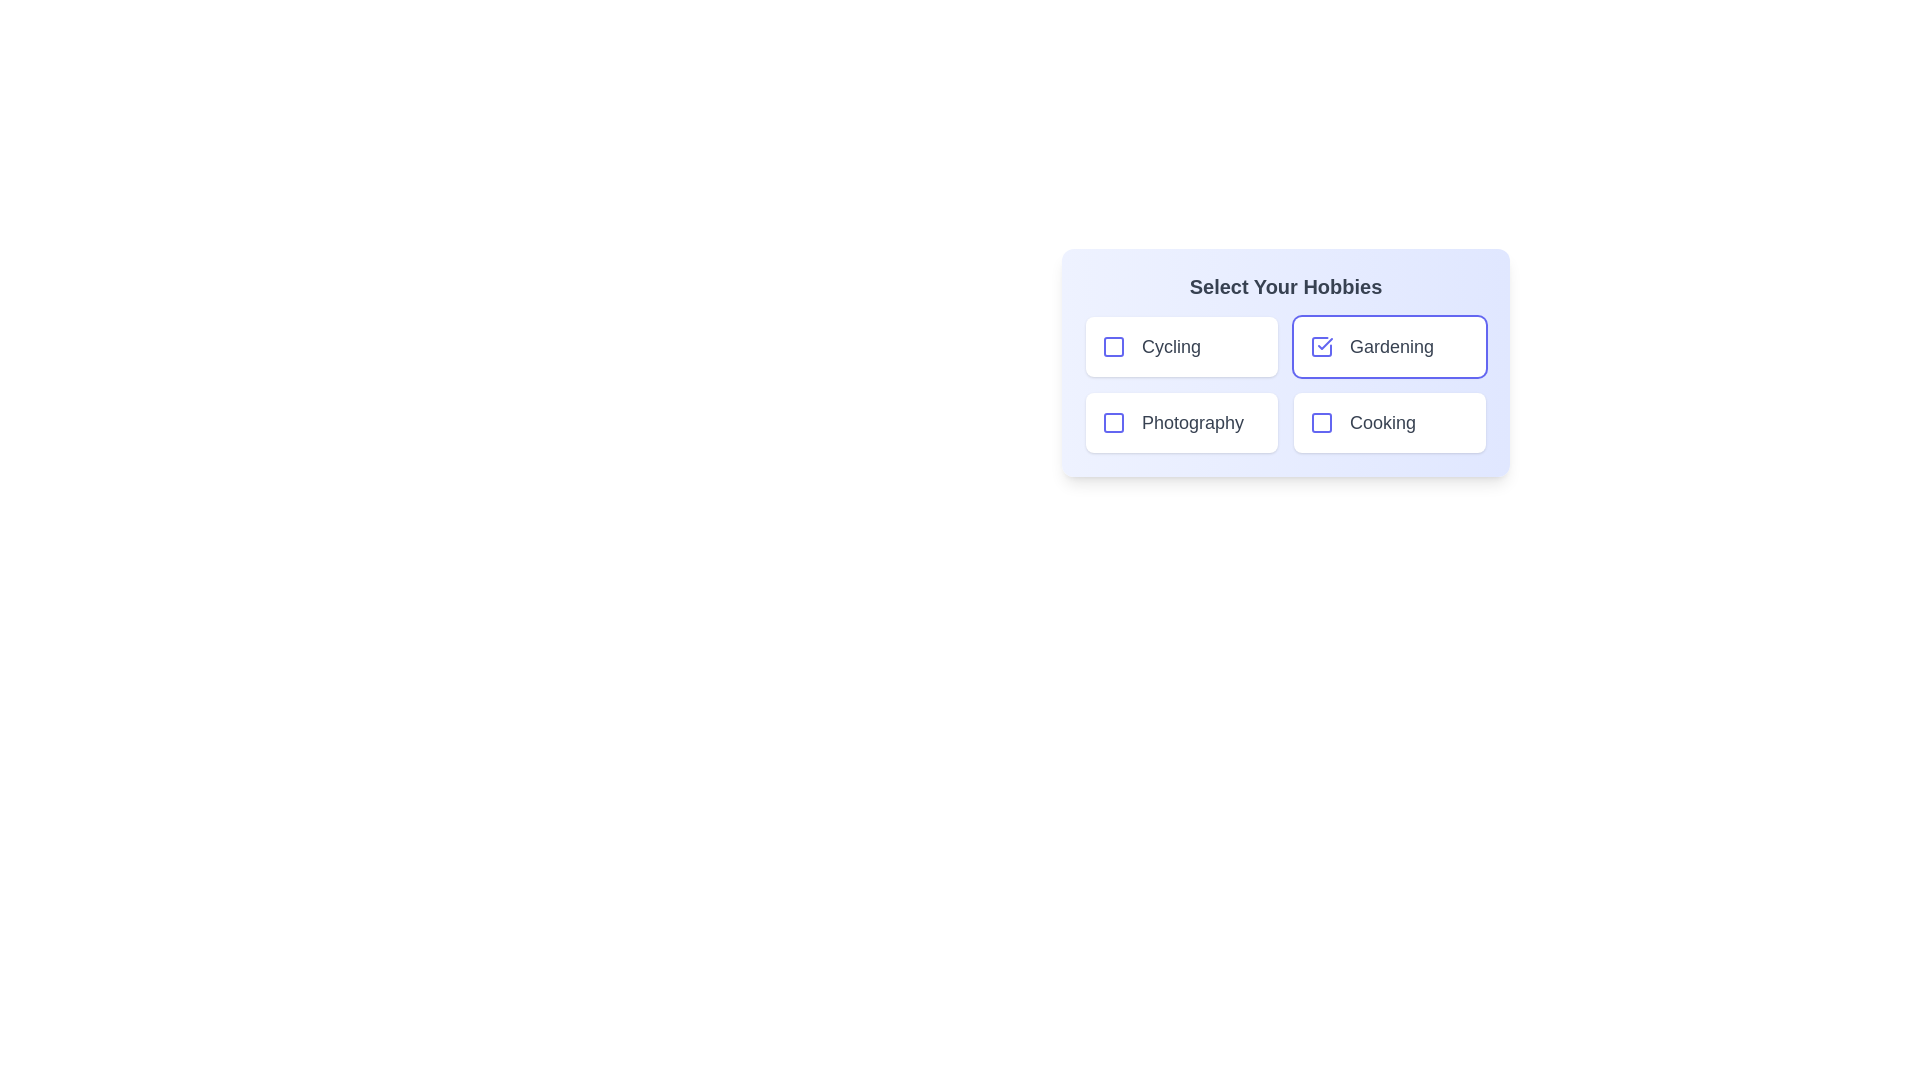 The image size is (1920, 1080). What do you see at coordinates (1181, 422) in the screenshot?
I see `the hobby item Photography to observe its hover effect` at bounding box center [1181, 422].